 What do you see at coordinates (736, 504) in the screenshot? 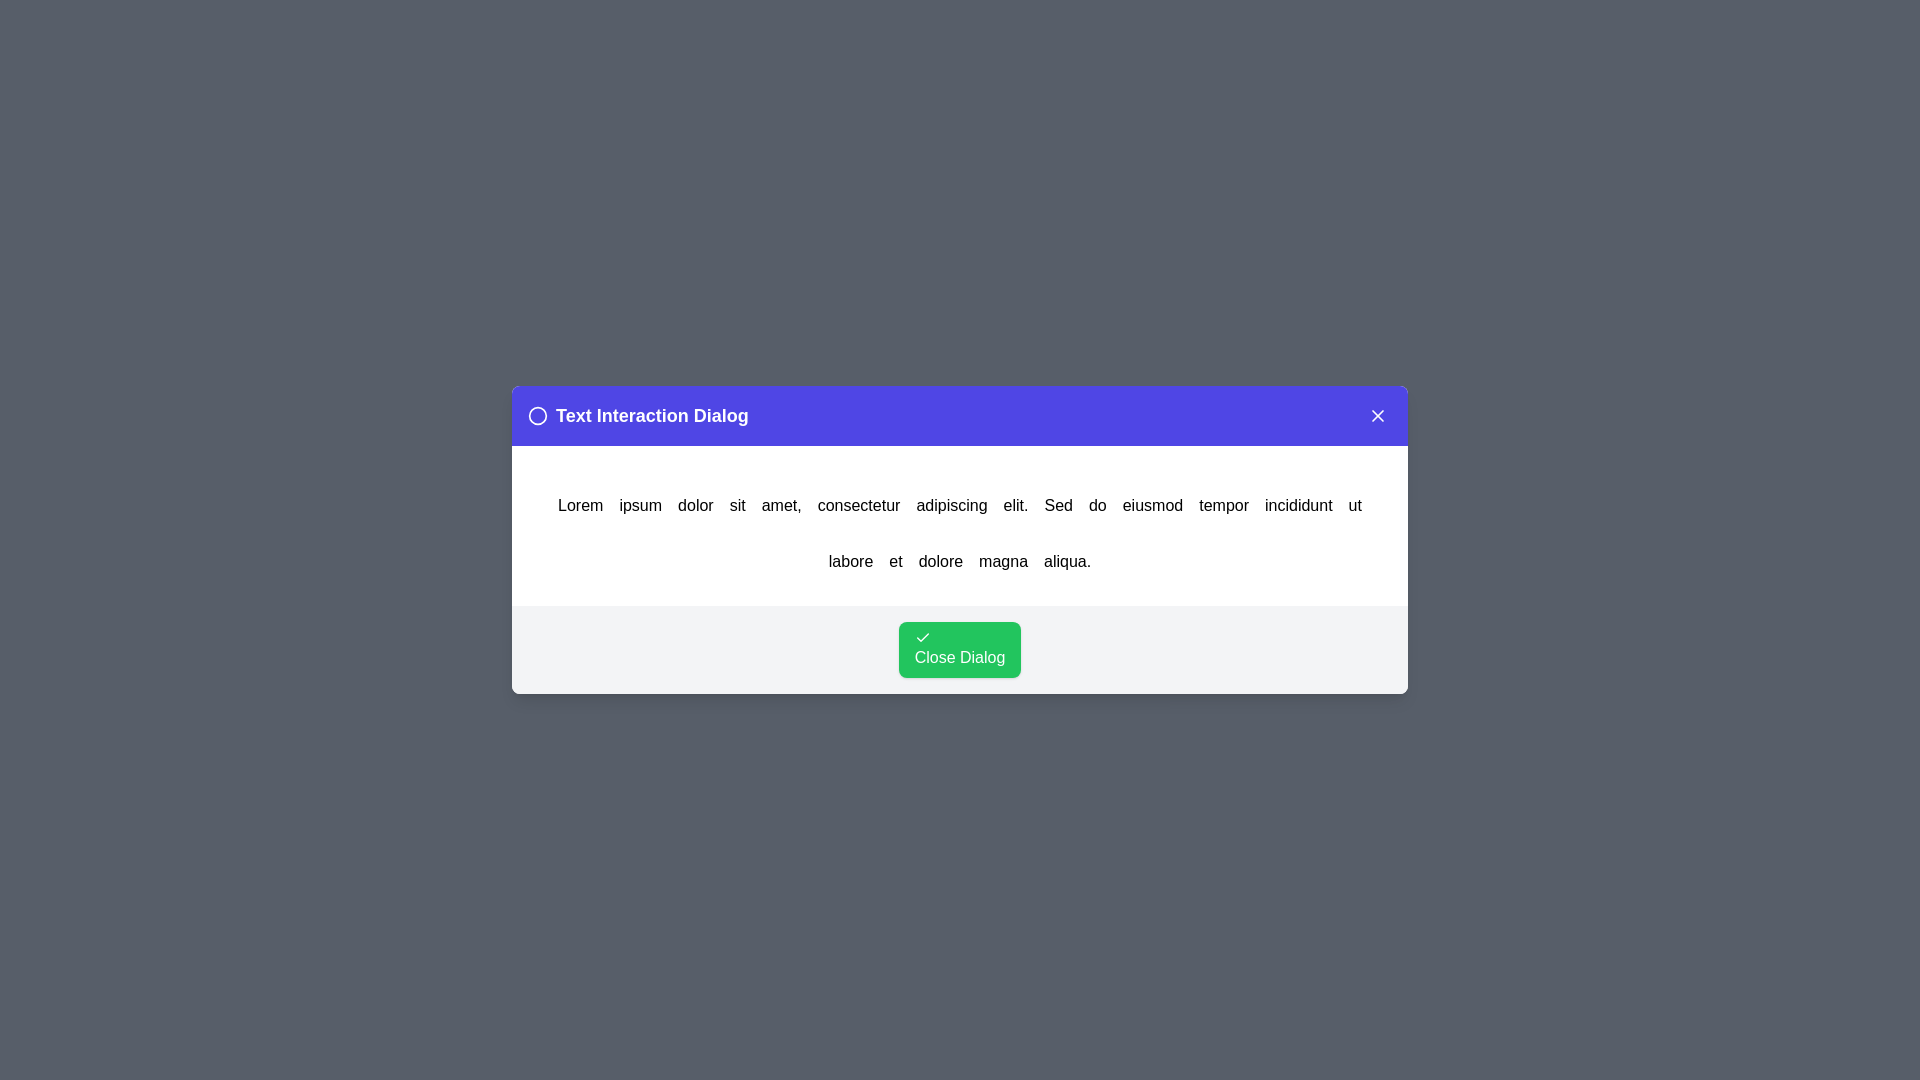
I see `the word sit in the text to trigger an alert displaying the clicked word` at bounding box center [736, 504].